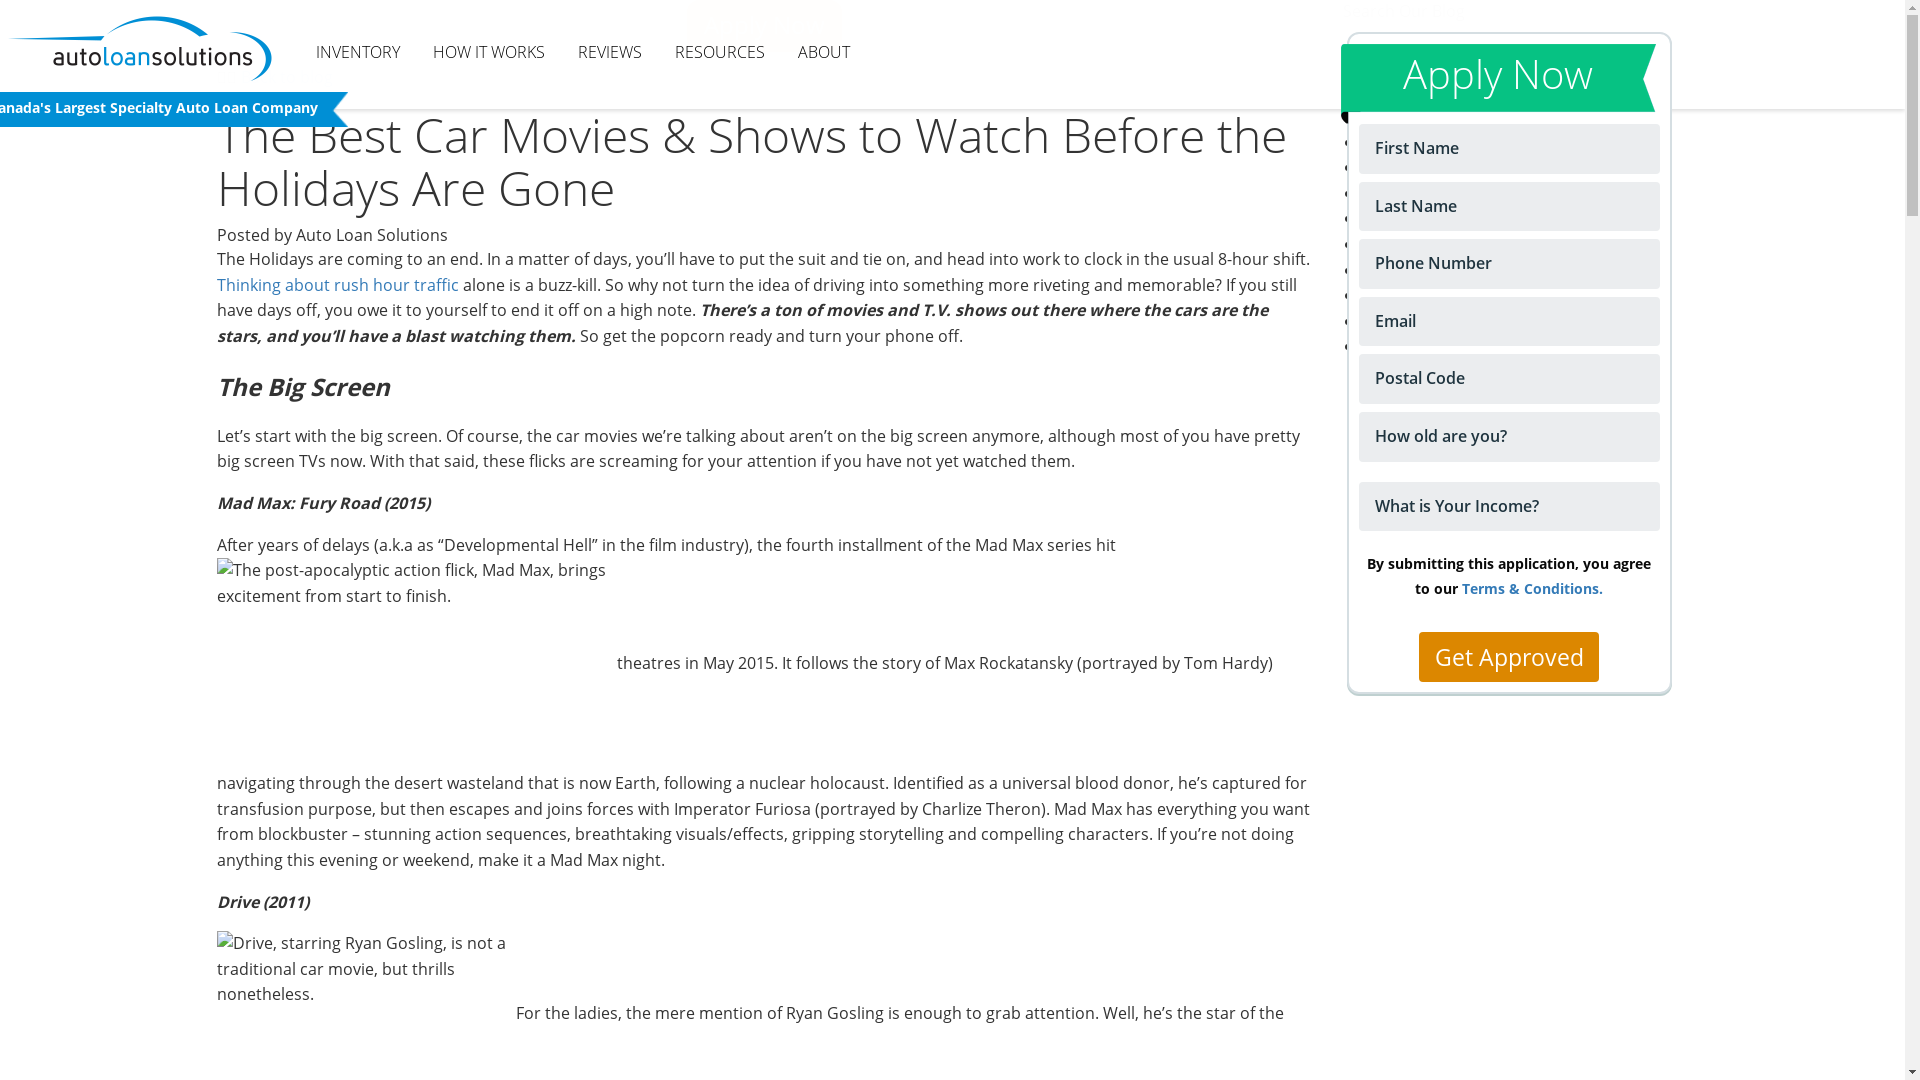 This screenshot has width=1920, height=1080. I want to click on 'INVENTORY', so click(358, 52).